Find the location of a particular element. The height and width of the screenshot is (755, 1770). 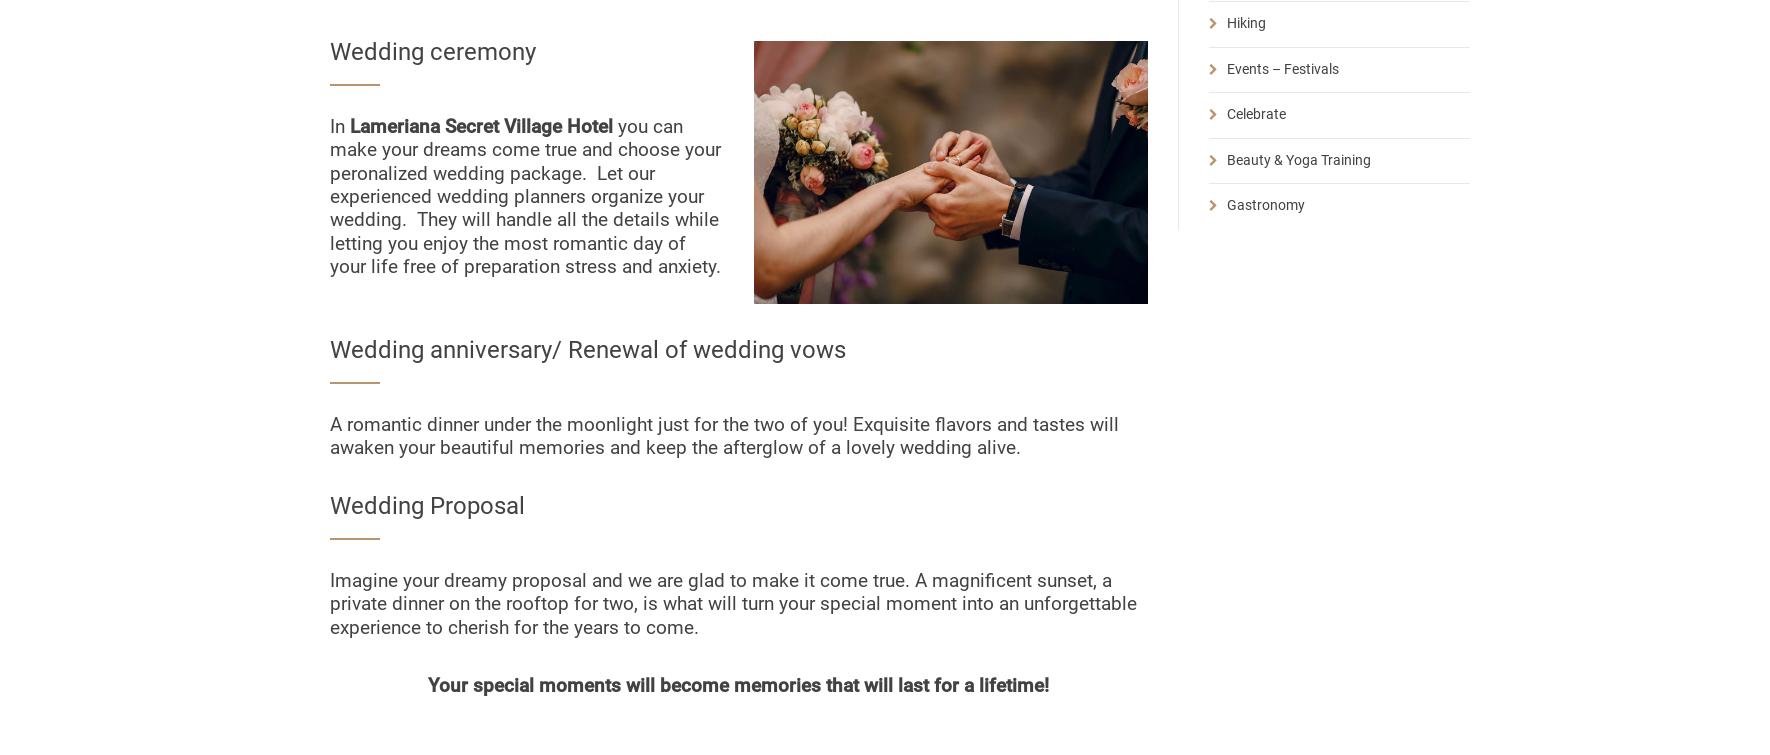

'In' is located at coordinates (339, 126).